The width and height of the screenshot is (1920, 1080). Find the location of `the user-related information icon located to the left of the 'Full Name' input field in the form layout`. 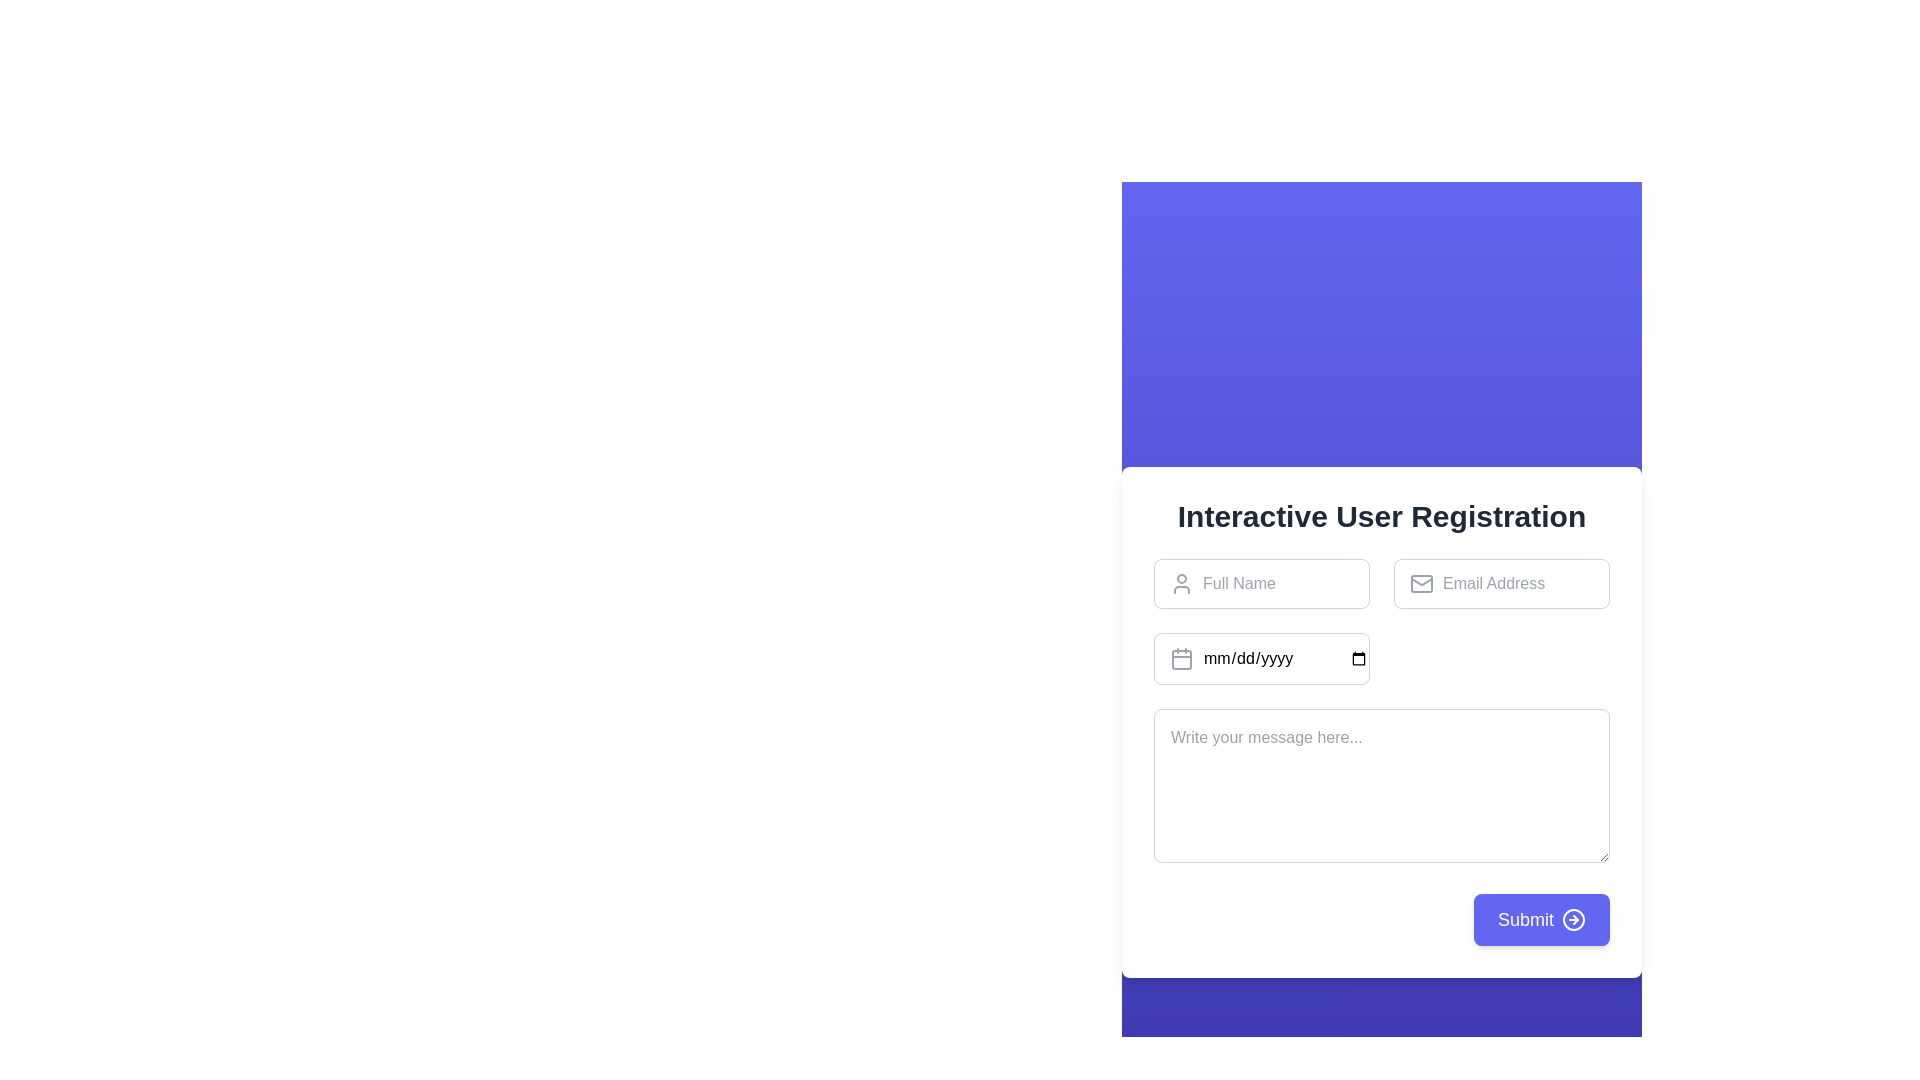

the user-related information icon located to the left of the 'Full Name' input field in the form layout is located at coordinates (1181, 583).